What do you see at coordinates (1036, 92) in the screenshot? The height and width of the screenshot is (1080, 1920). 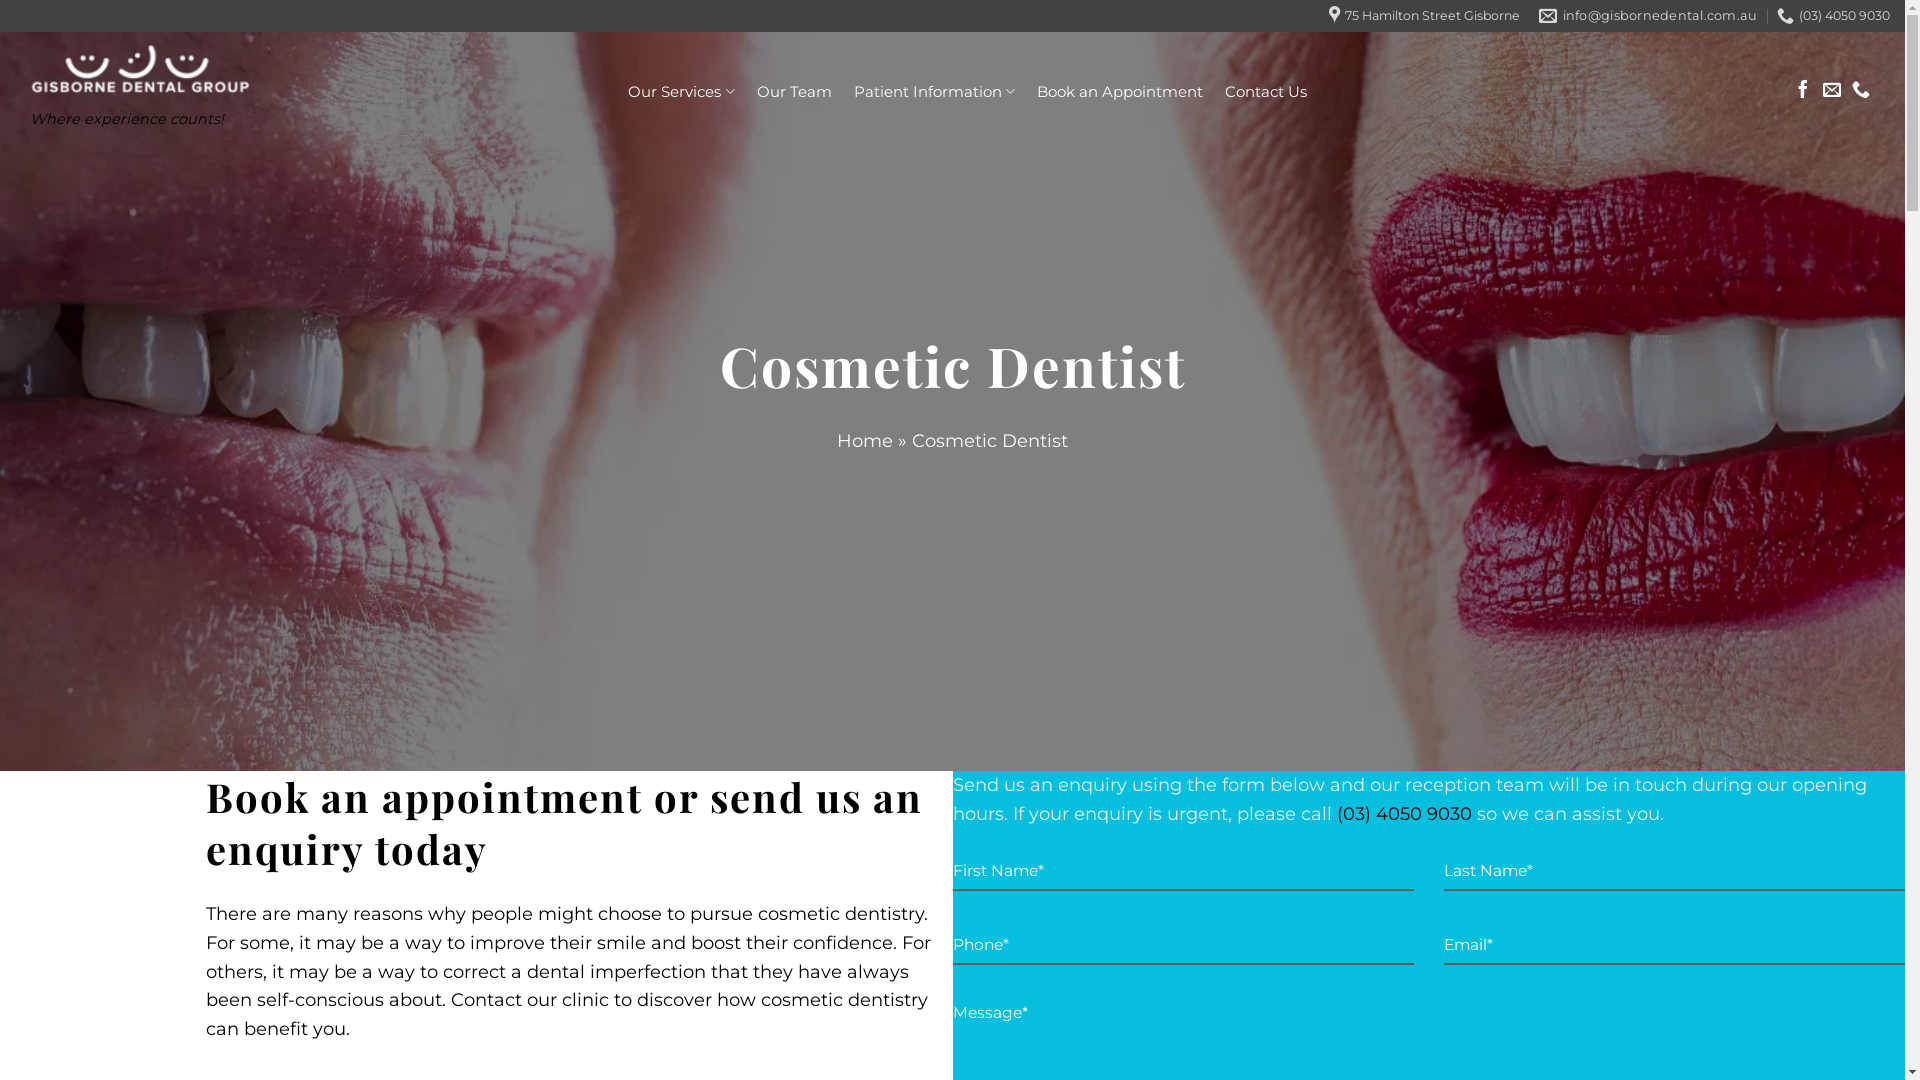 I see `'Book an Appointment'` at bounding box center [1036, 92].